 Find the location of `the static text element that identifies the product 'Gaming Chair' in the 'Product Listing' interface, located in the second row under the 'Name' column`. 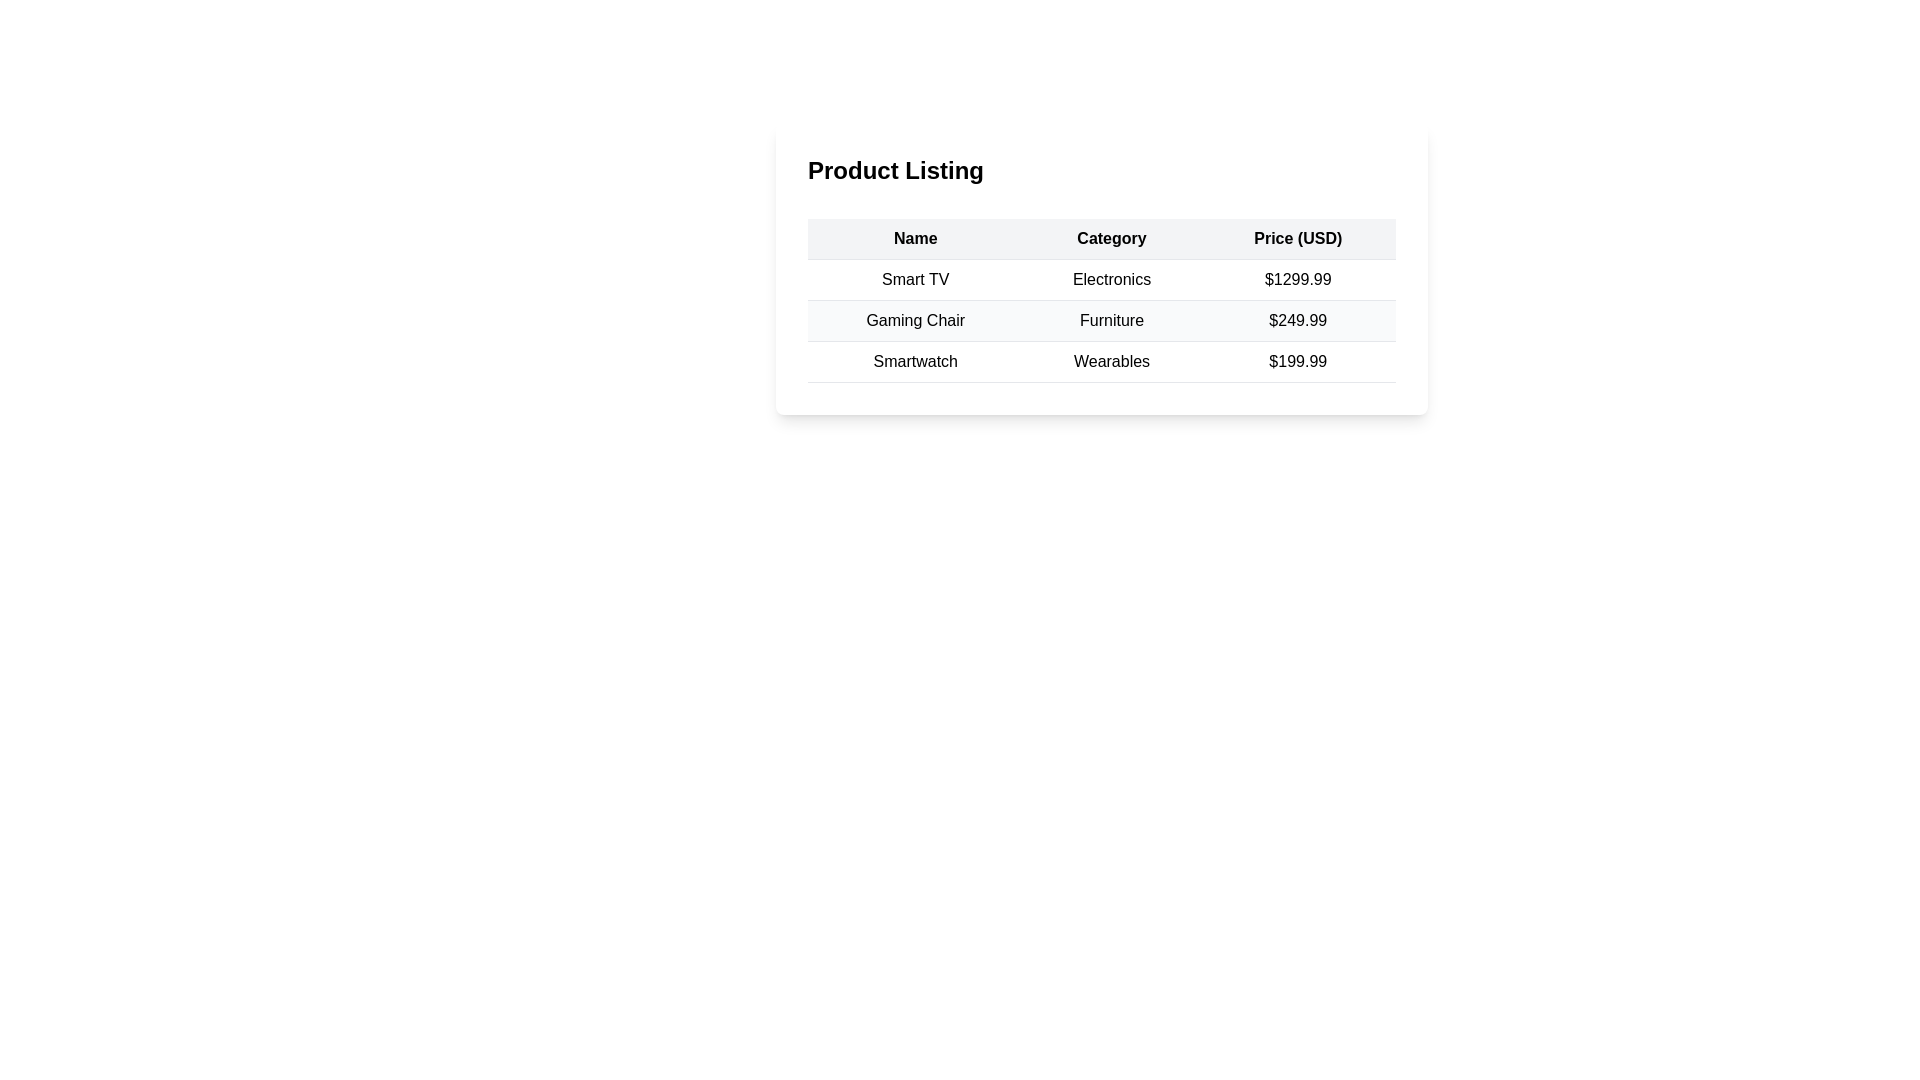

the static text element that identifies the product 'Gaming Chair' in the 'Product Listing' interface, located in the second row under the 'Name' column is located at coordinates (914, 319).